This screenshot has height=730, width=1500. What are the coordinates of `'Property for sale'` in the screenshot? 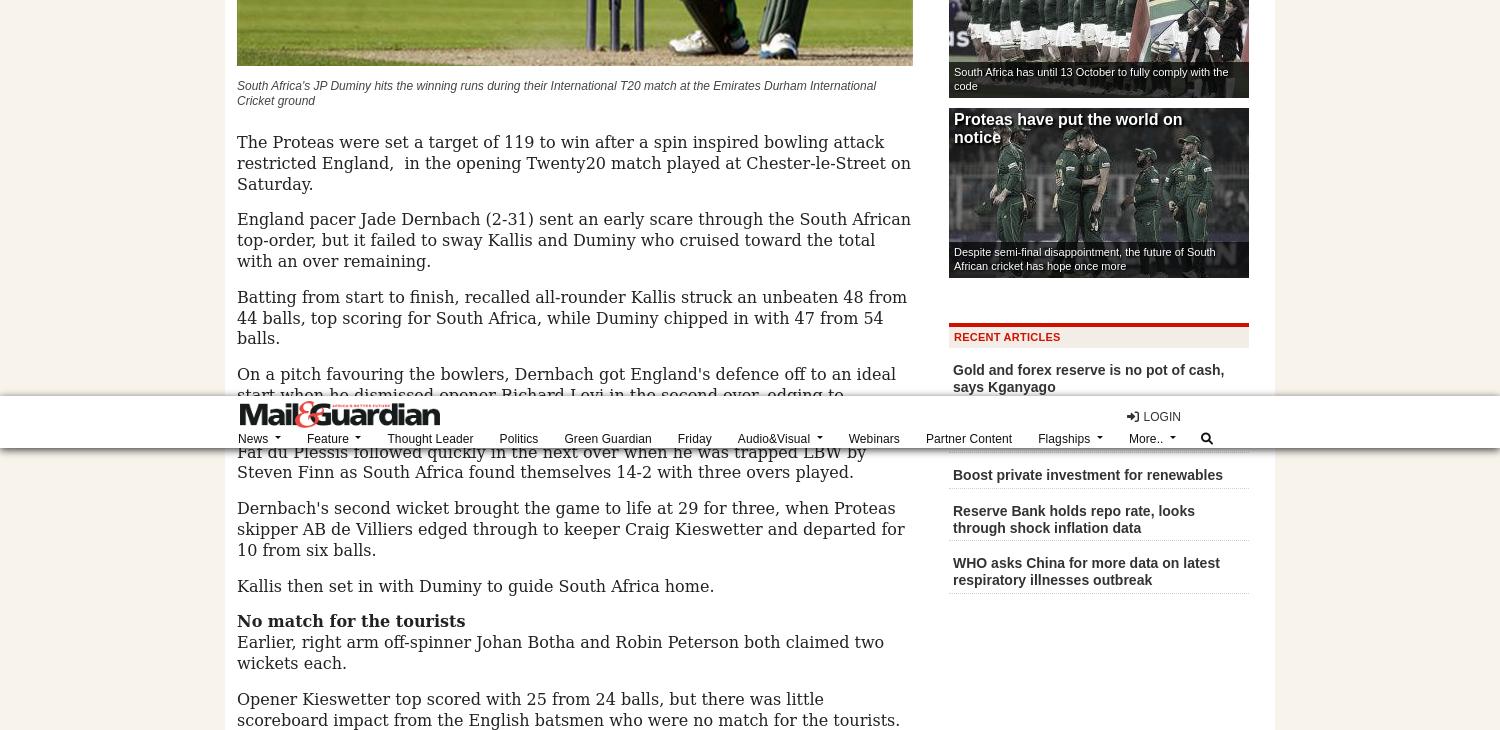 It's located at (1083, 95).